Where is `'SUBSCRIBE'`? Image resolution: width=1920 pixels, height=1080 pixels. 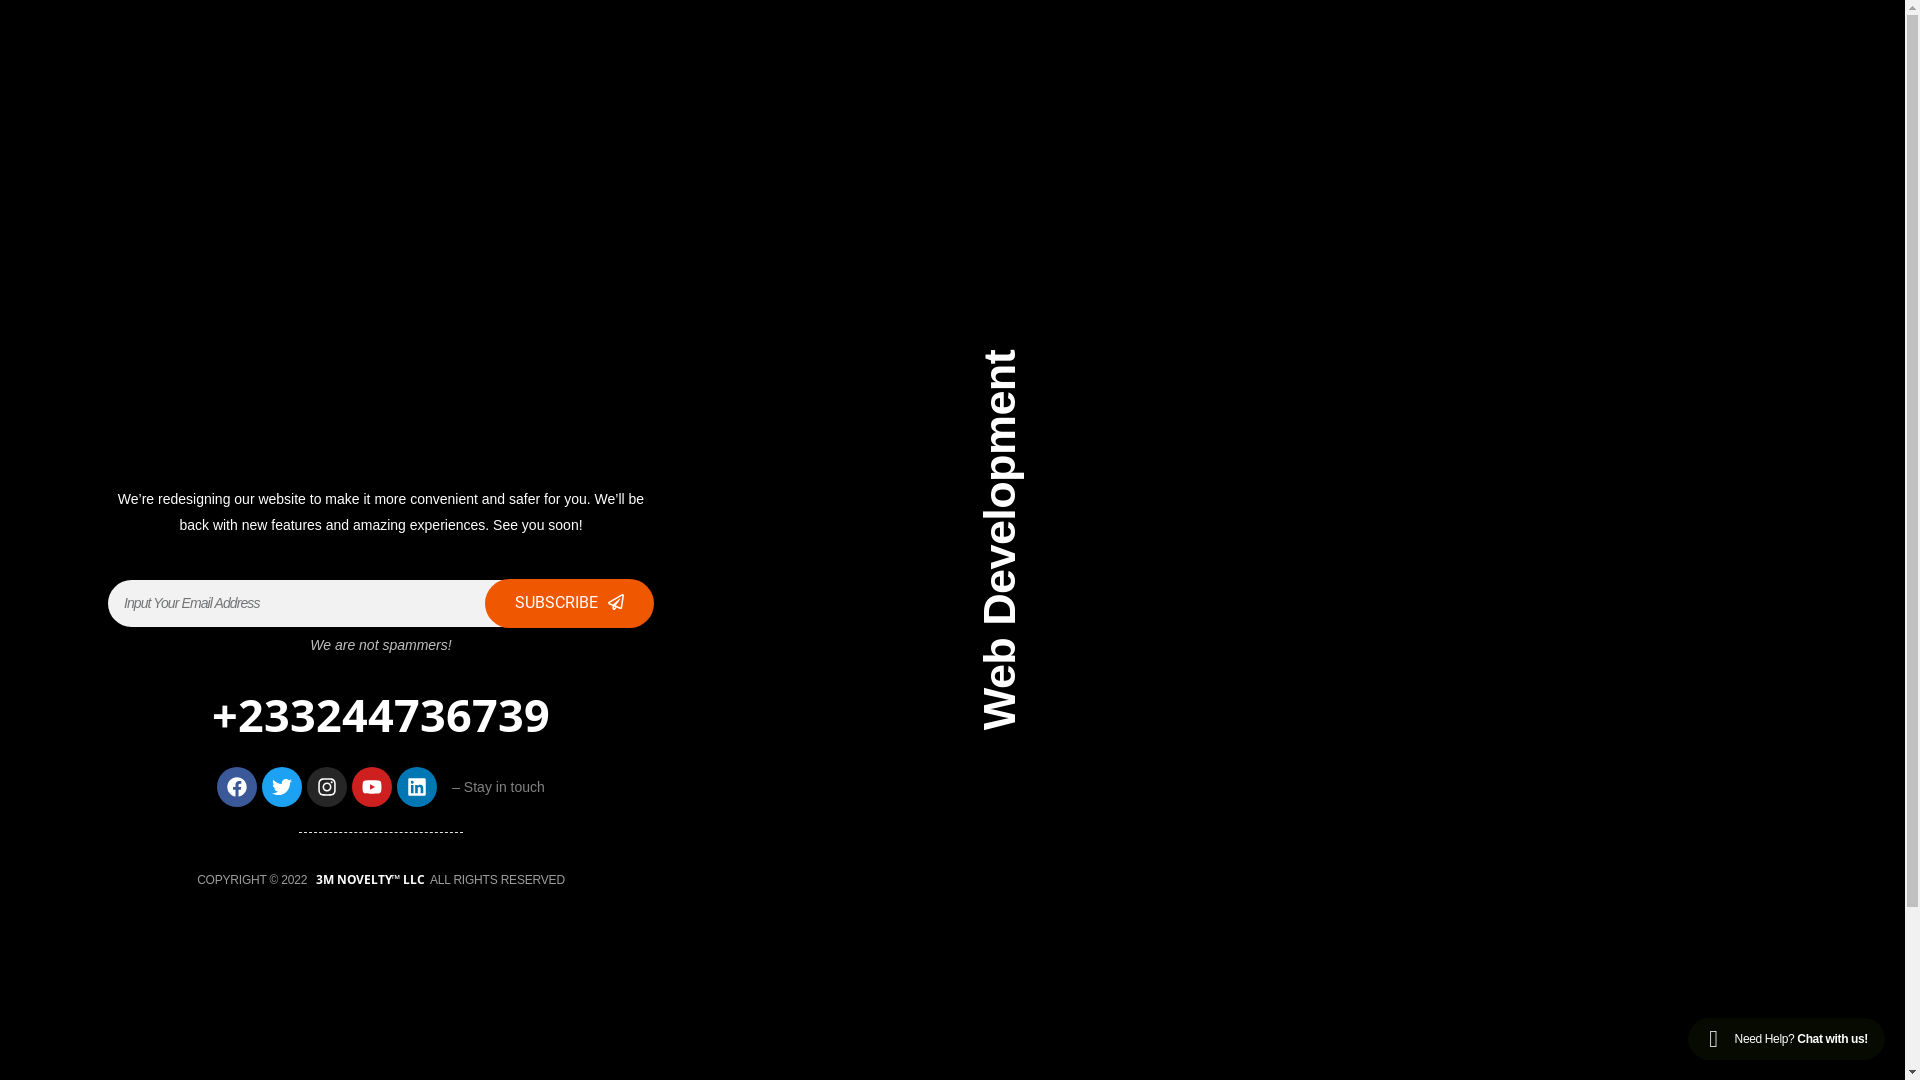
'SUBSCRIBE' is located at coordinates (568, 602).